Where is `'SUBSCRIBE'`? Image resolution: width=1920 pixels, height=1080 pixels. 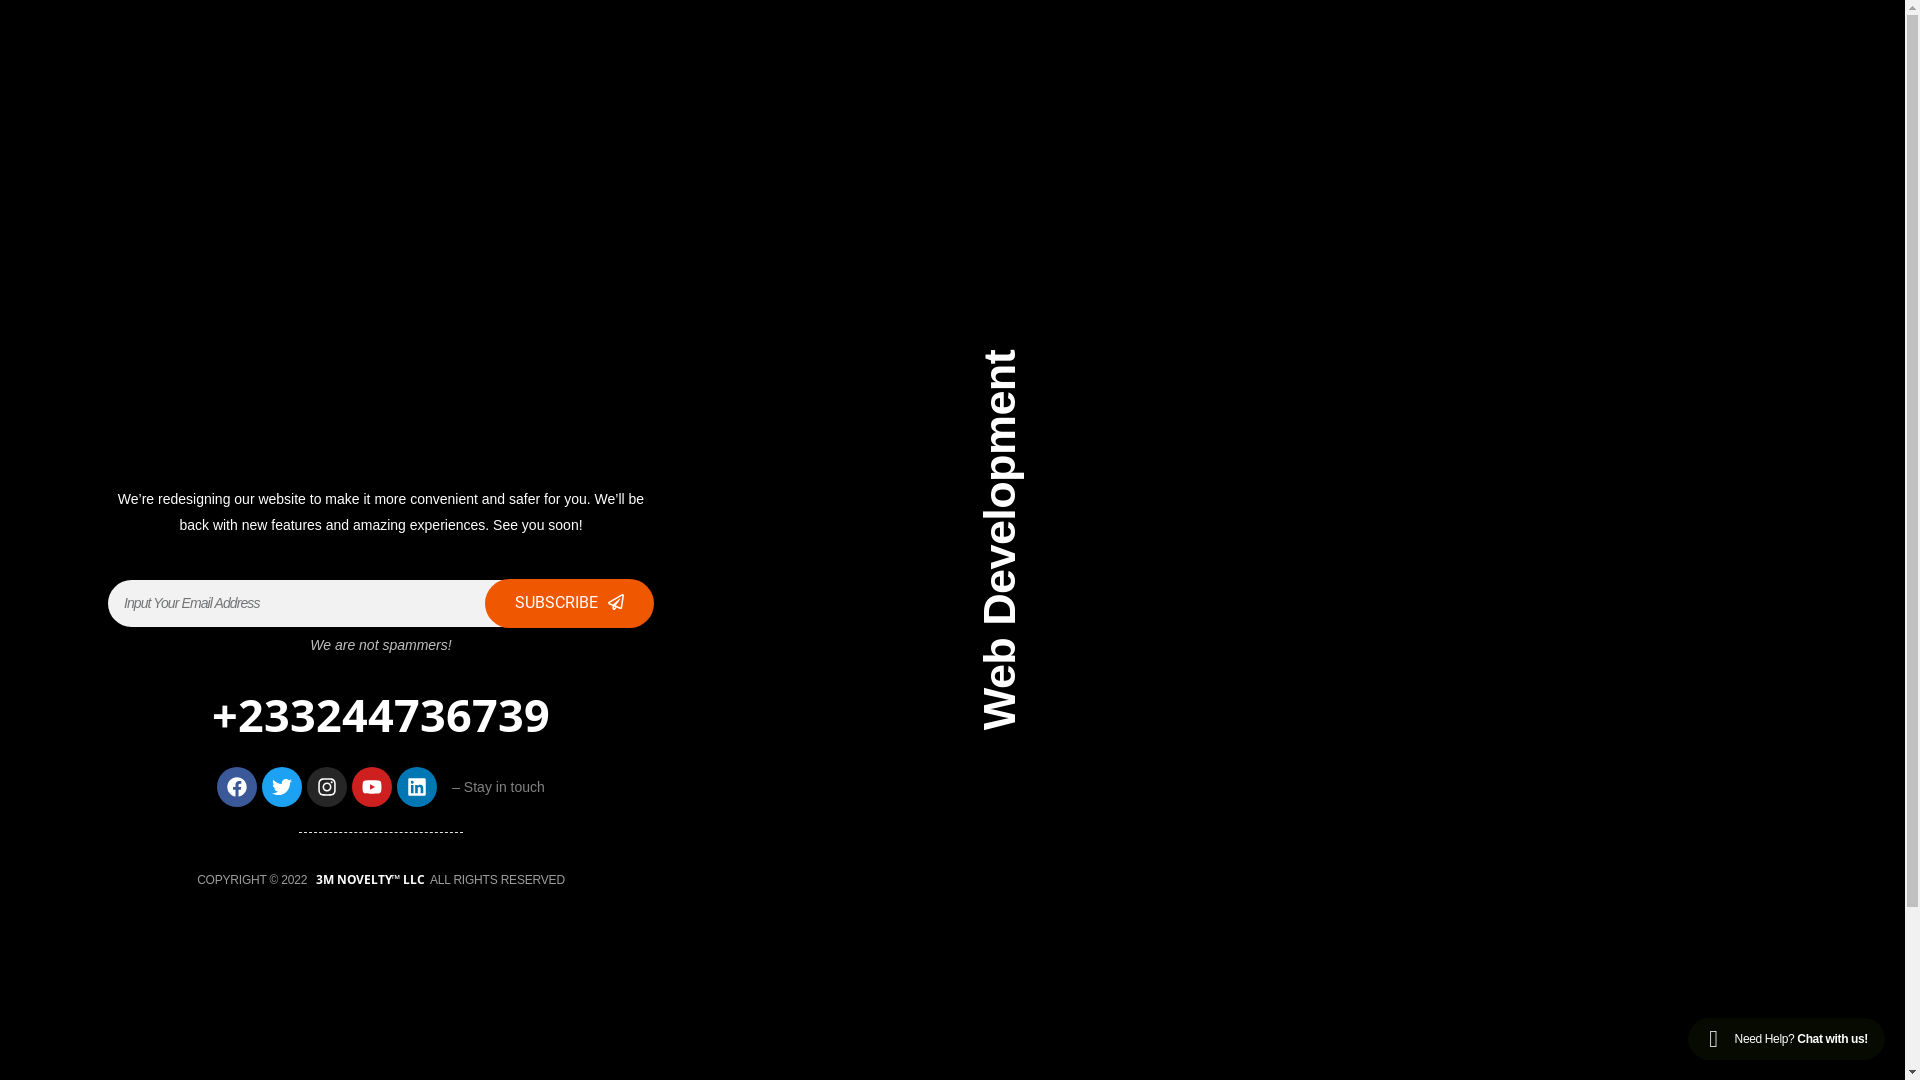
'SUBSCRIBE' is located at coordinates (568, 602).